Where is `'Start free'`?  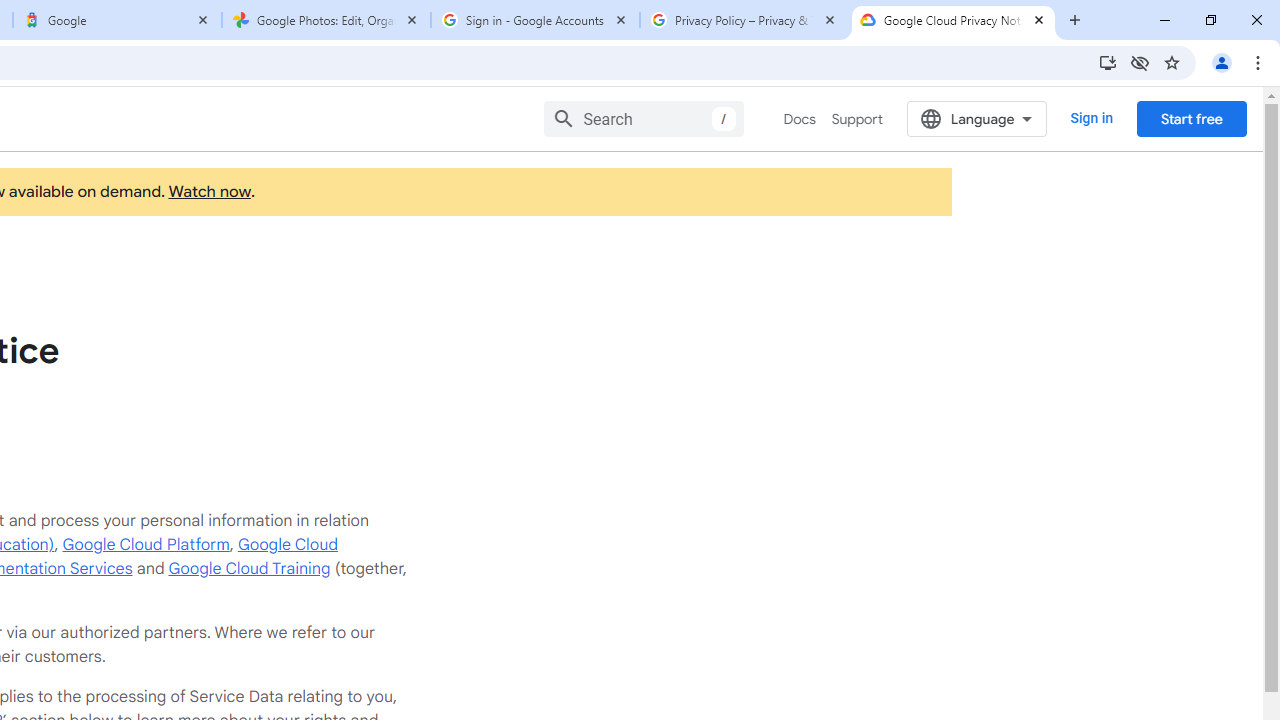
'Start free' is located at coordinates (1191, 118).